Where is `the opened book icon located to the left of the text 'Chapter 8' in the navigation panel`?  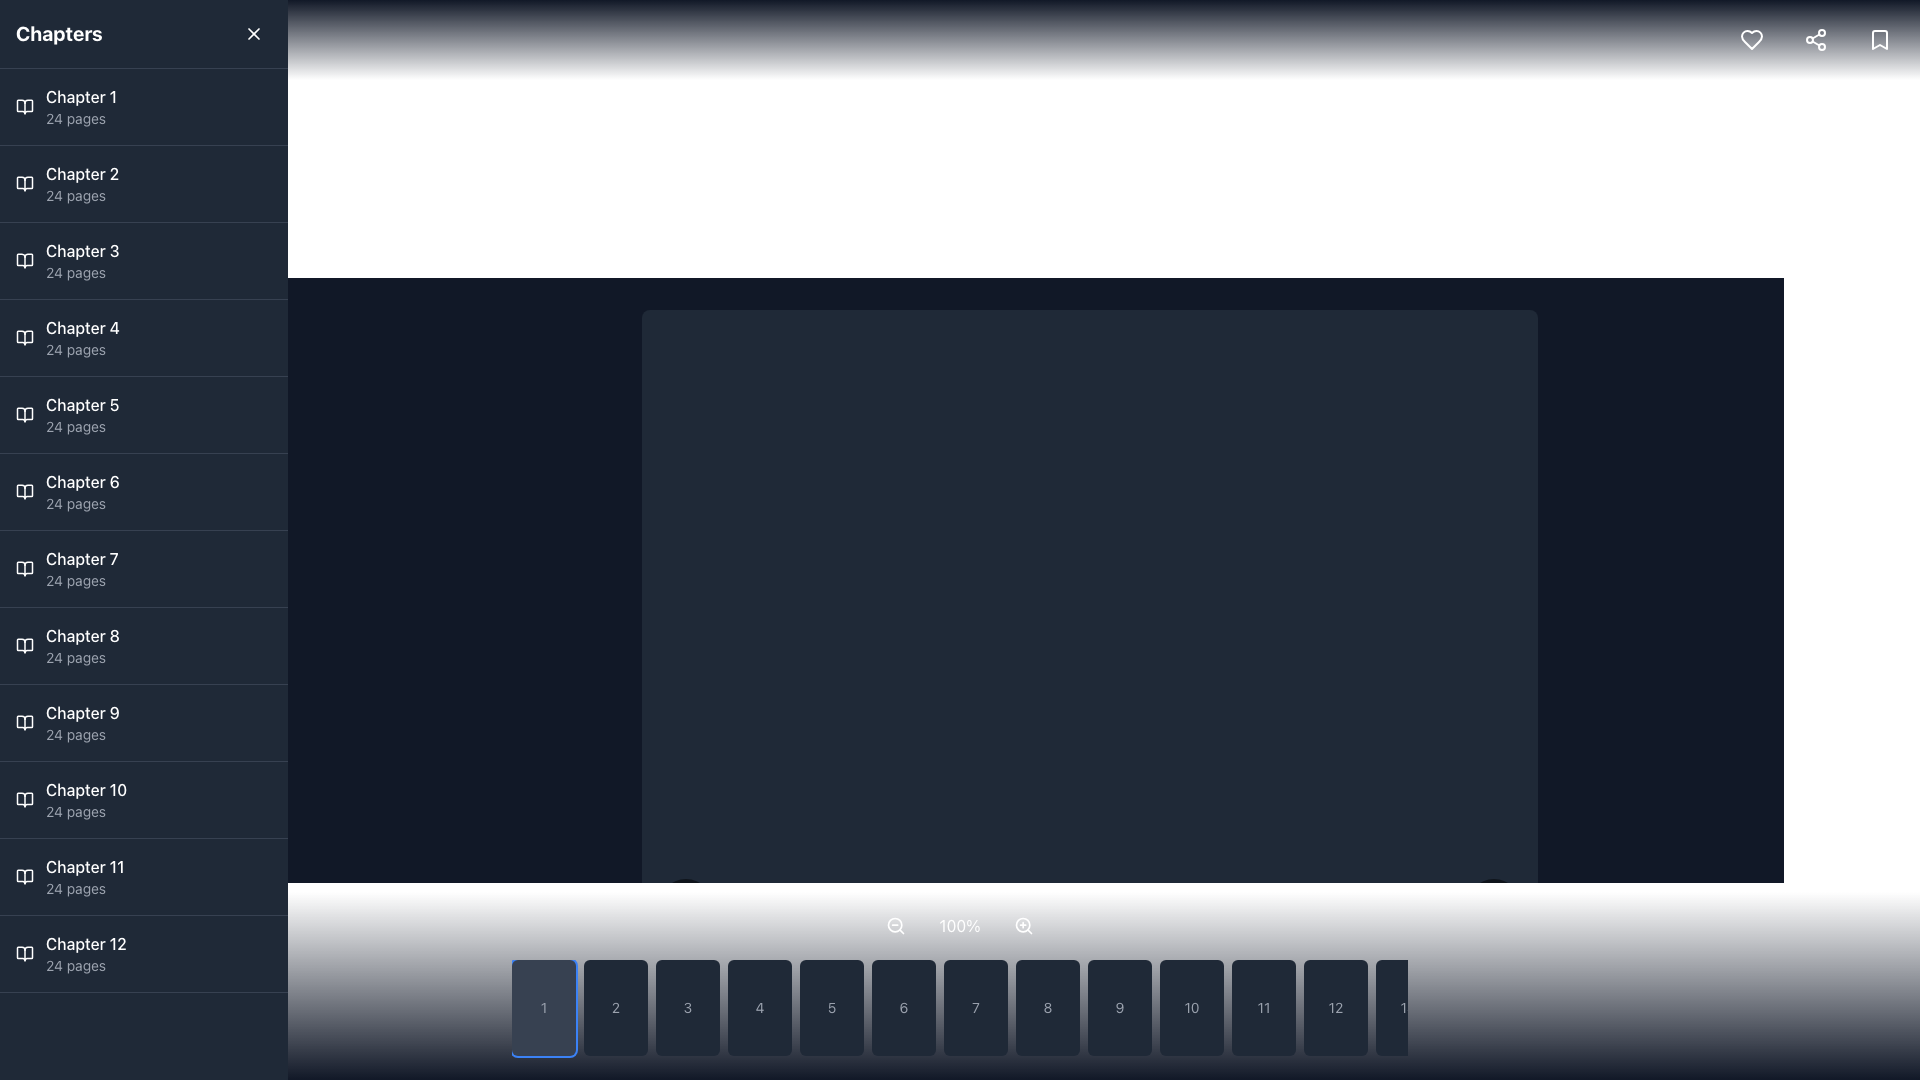 the opened book icon located to the left of the text 'Chapter 8' in the navigation panel is located at coordinates (24, 645).